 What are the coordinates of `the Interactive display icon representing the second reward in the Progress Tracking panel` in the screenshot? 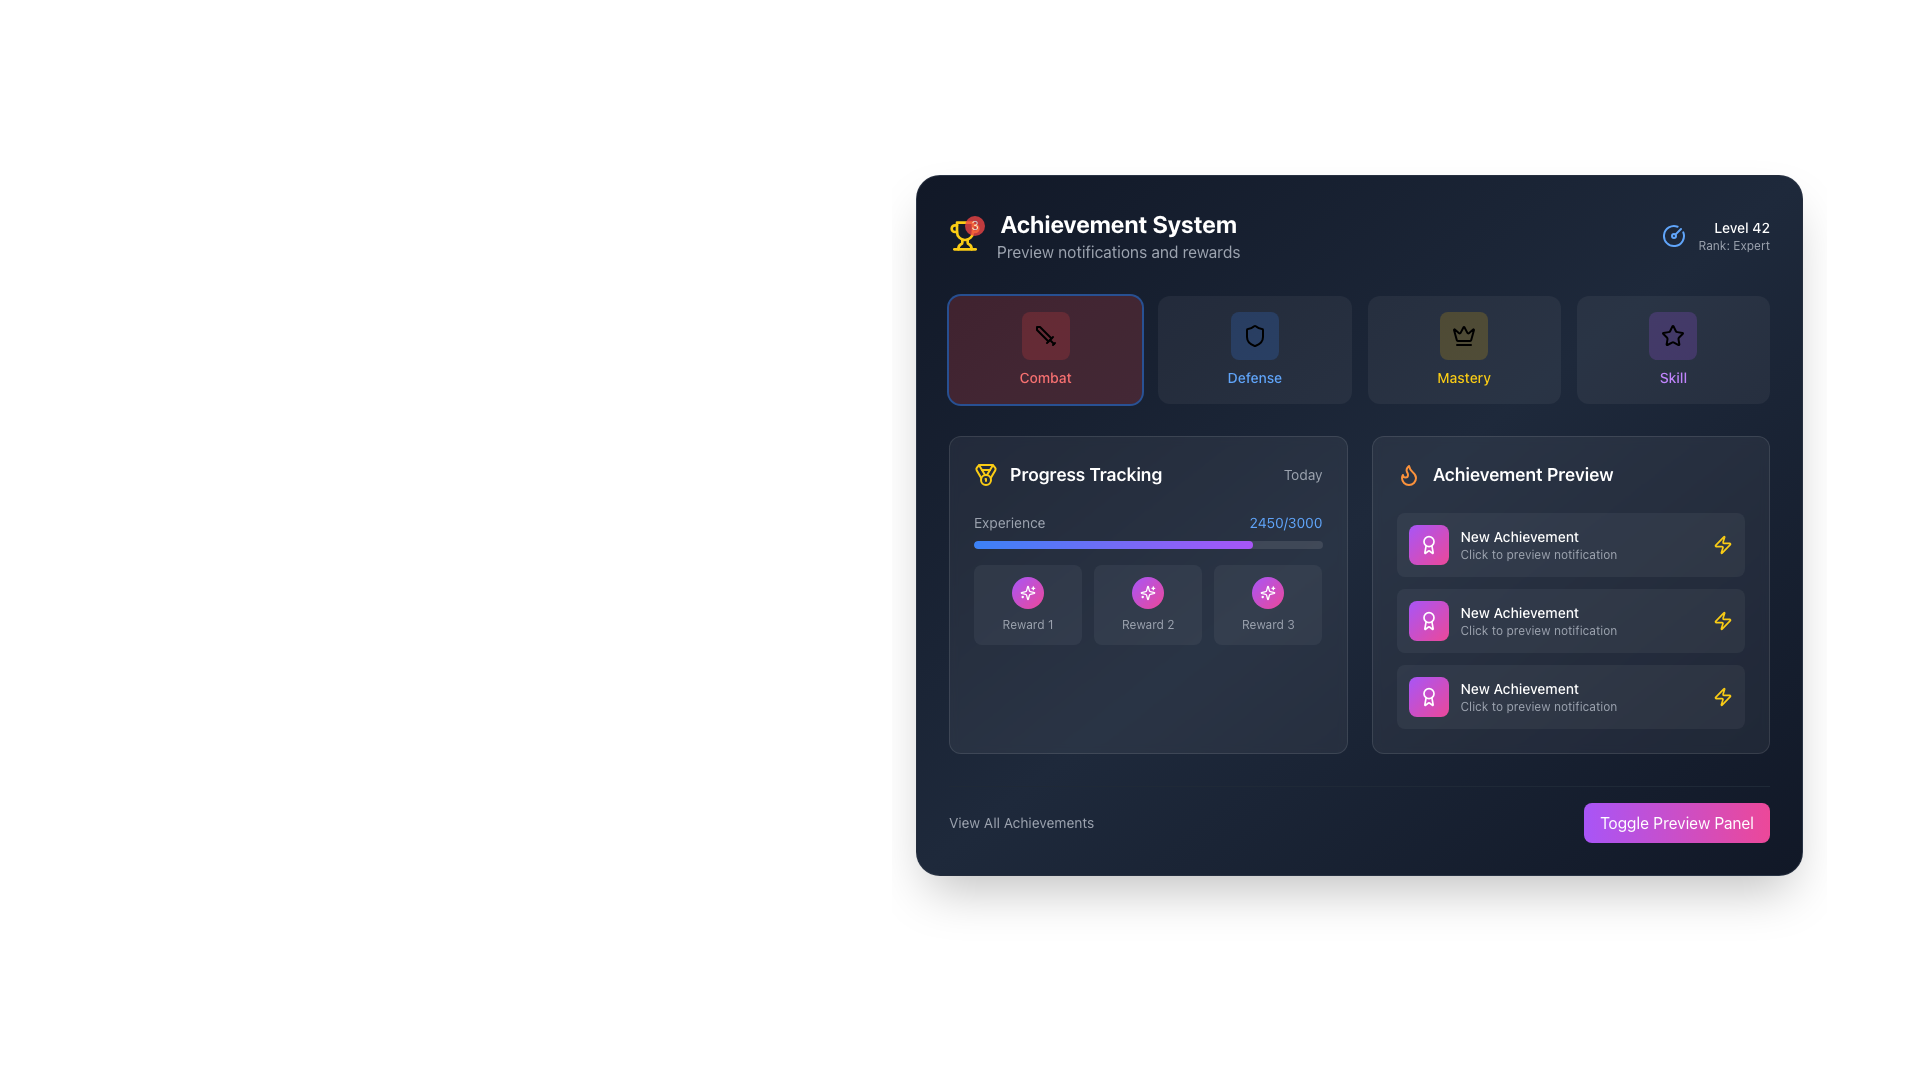 It's located at (1148, 604).